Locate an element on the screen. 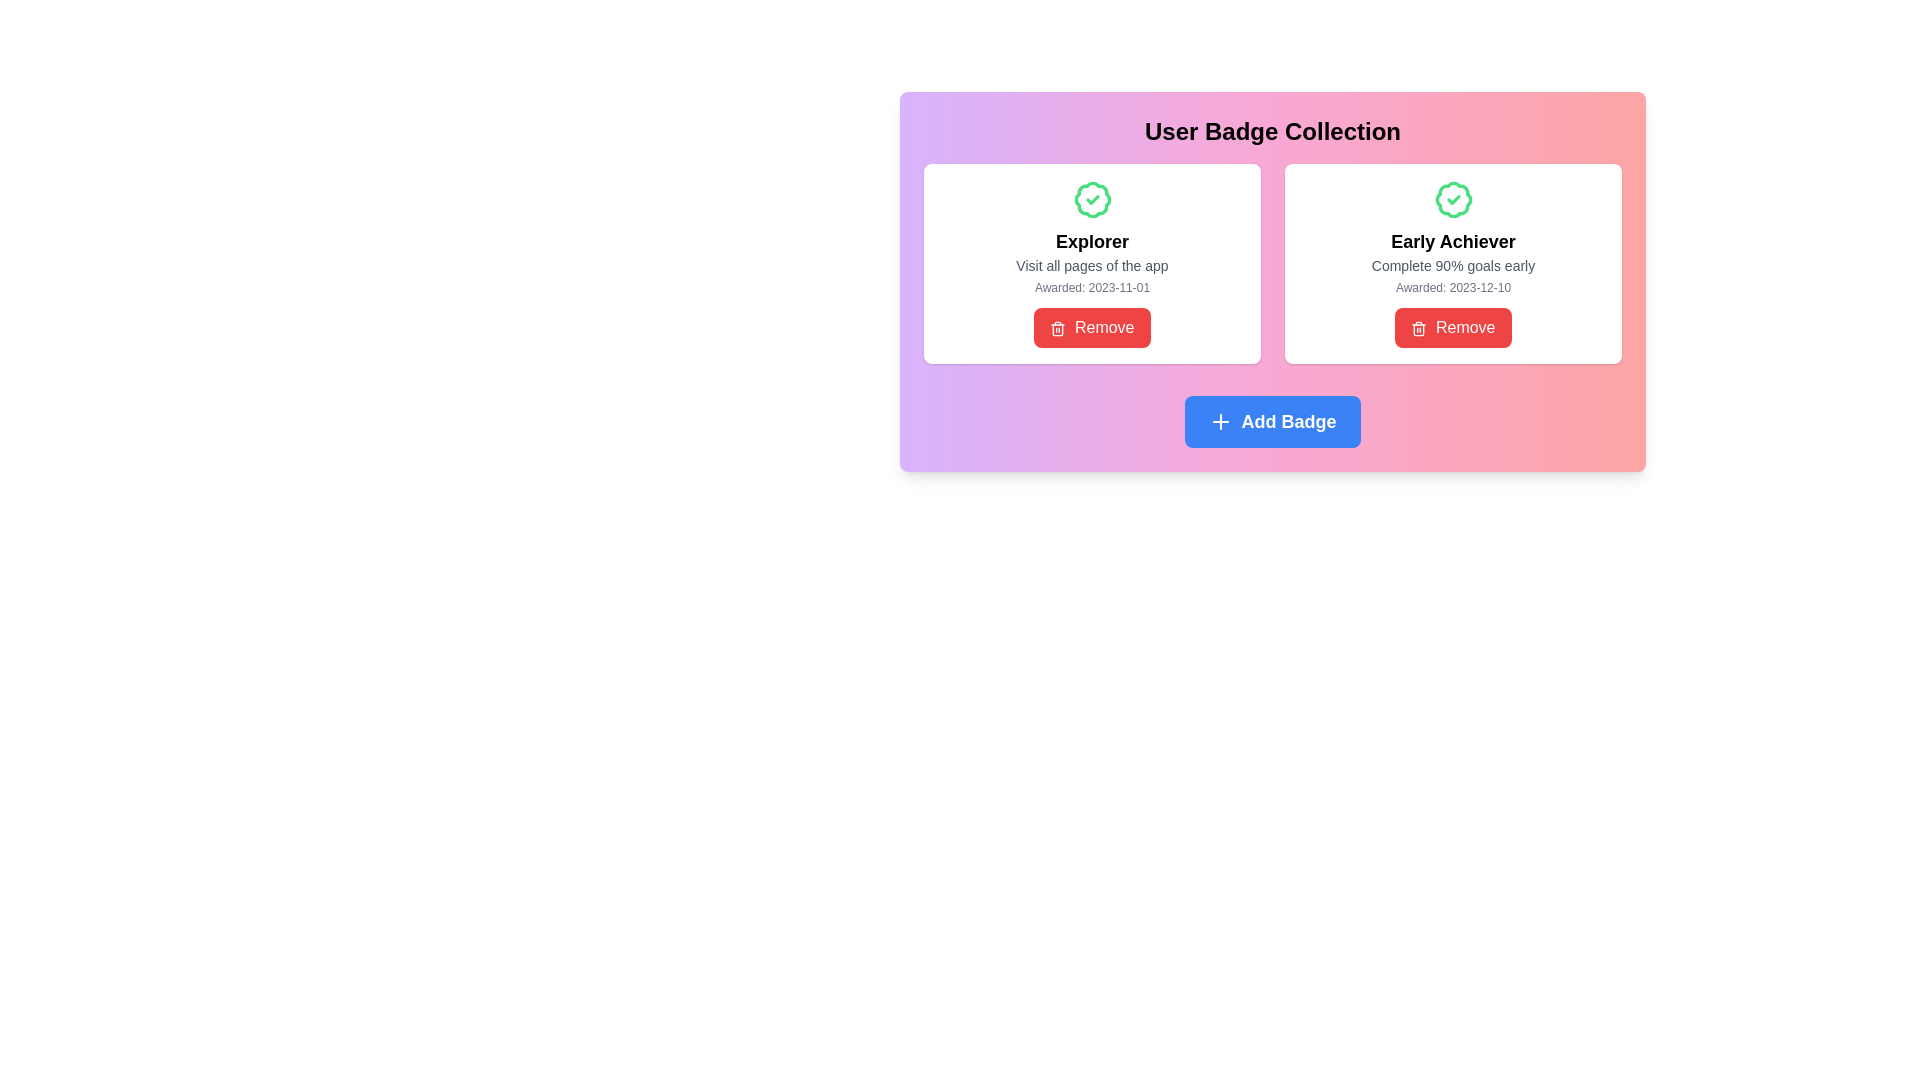 This screenshot has width=1920, height=1080. the circular badge-like icon with a green outline and a green checkmark, which is centered above the 'Early Achiever' badge text is located at coordinates (1453, 200).